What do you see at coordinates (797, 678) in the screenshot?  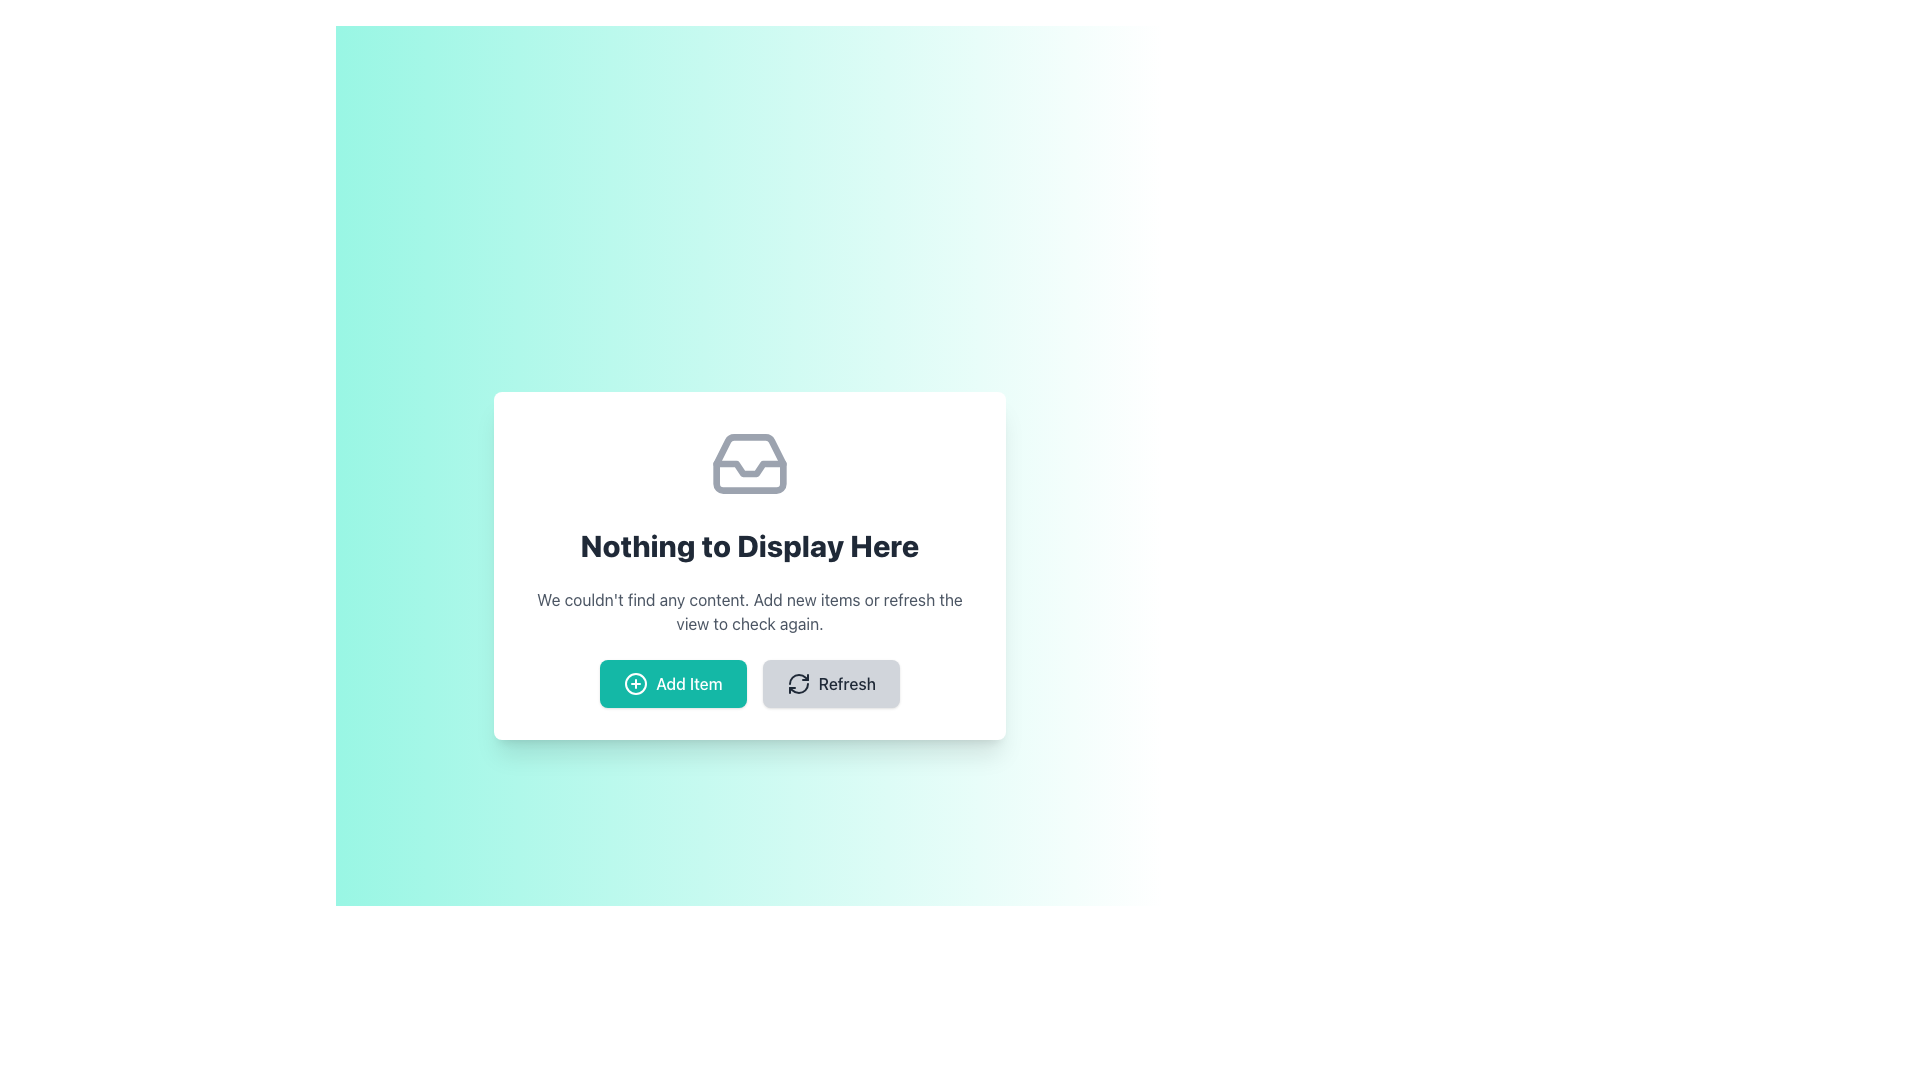 I see `the top-left curving segment of the circular arrow icon within the refresh button, which features a bold stroke for visibility` at bounding box center [797, 678].